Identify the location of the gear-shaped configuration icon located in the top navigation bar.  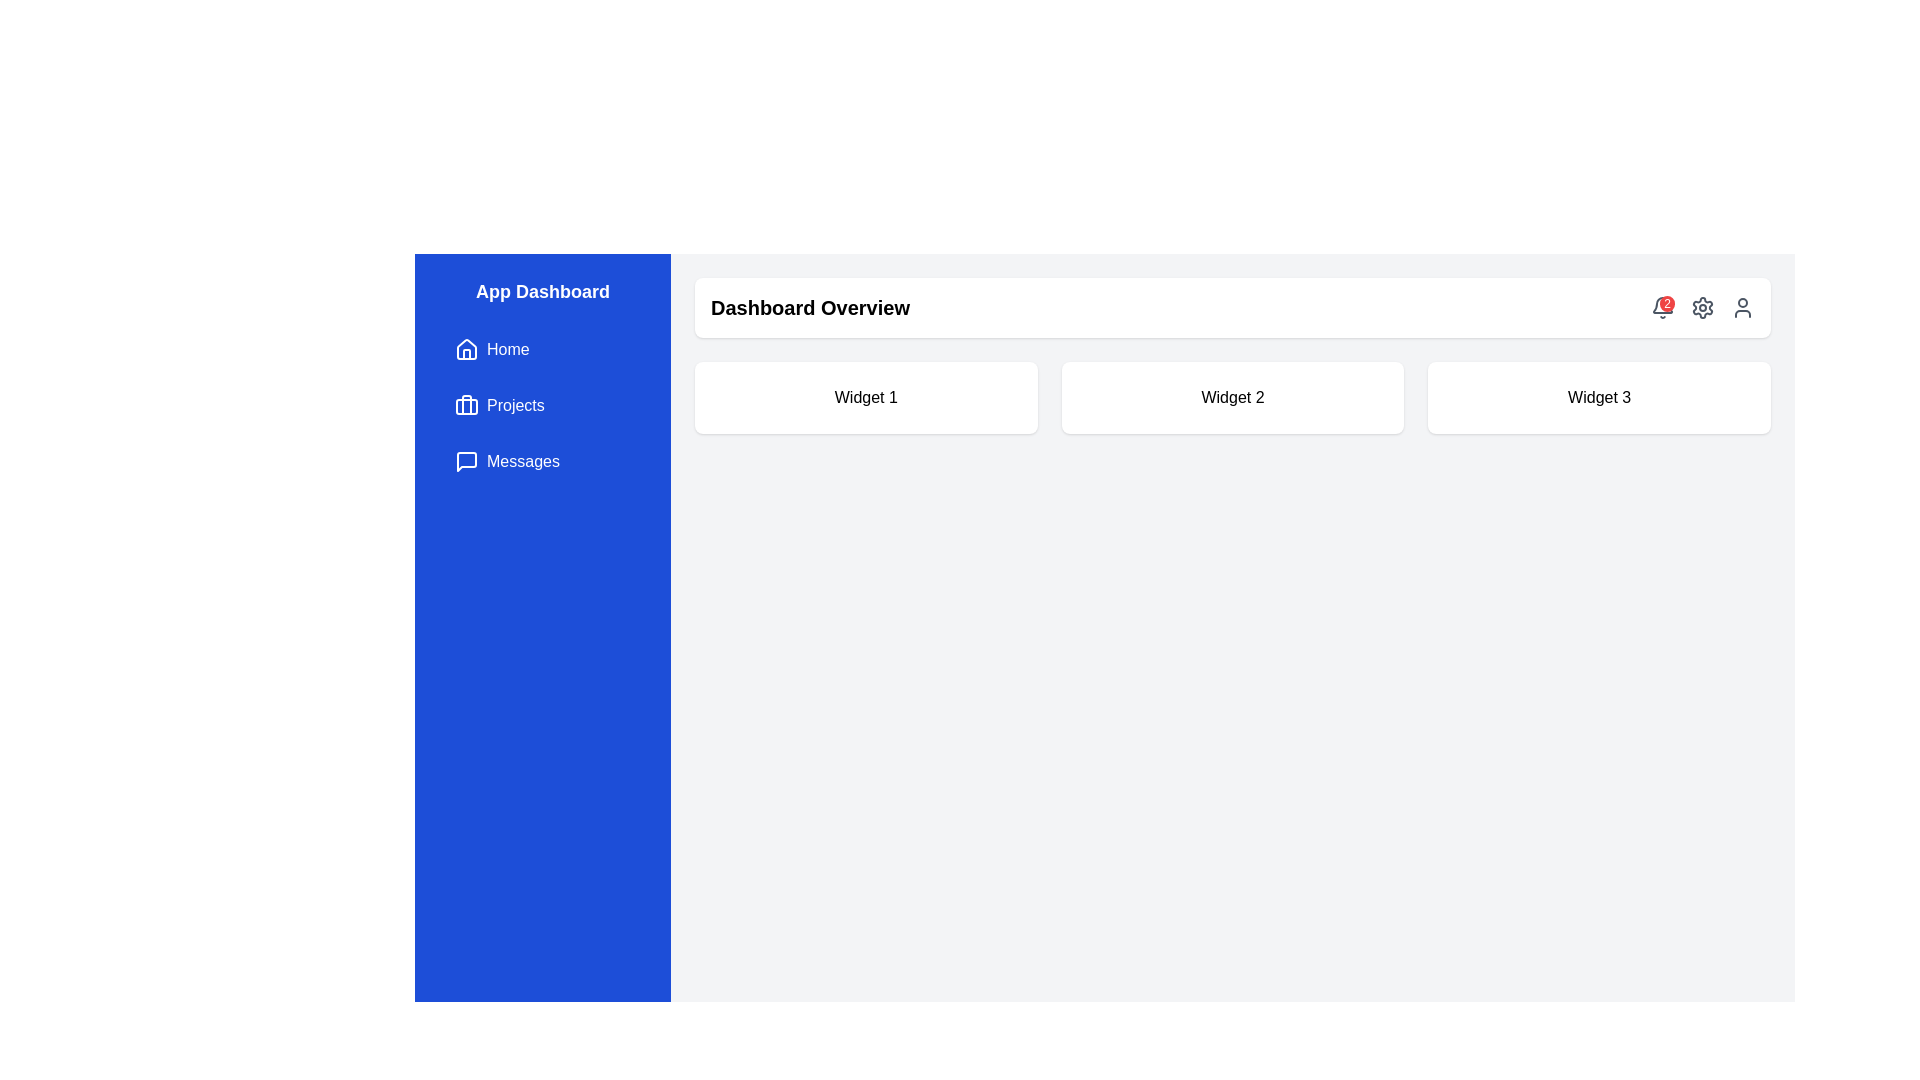
(1702, 308).